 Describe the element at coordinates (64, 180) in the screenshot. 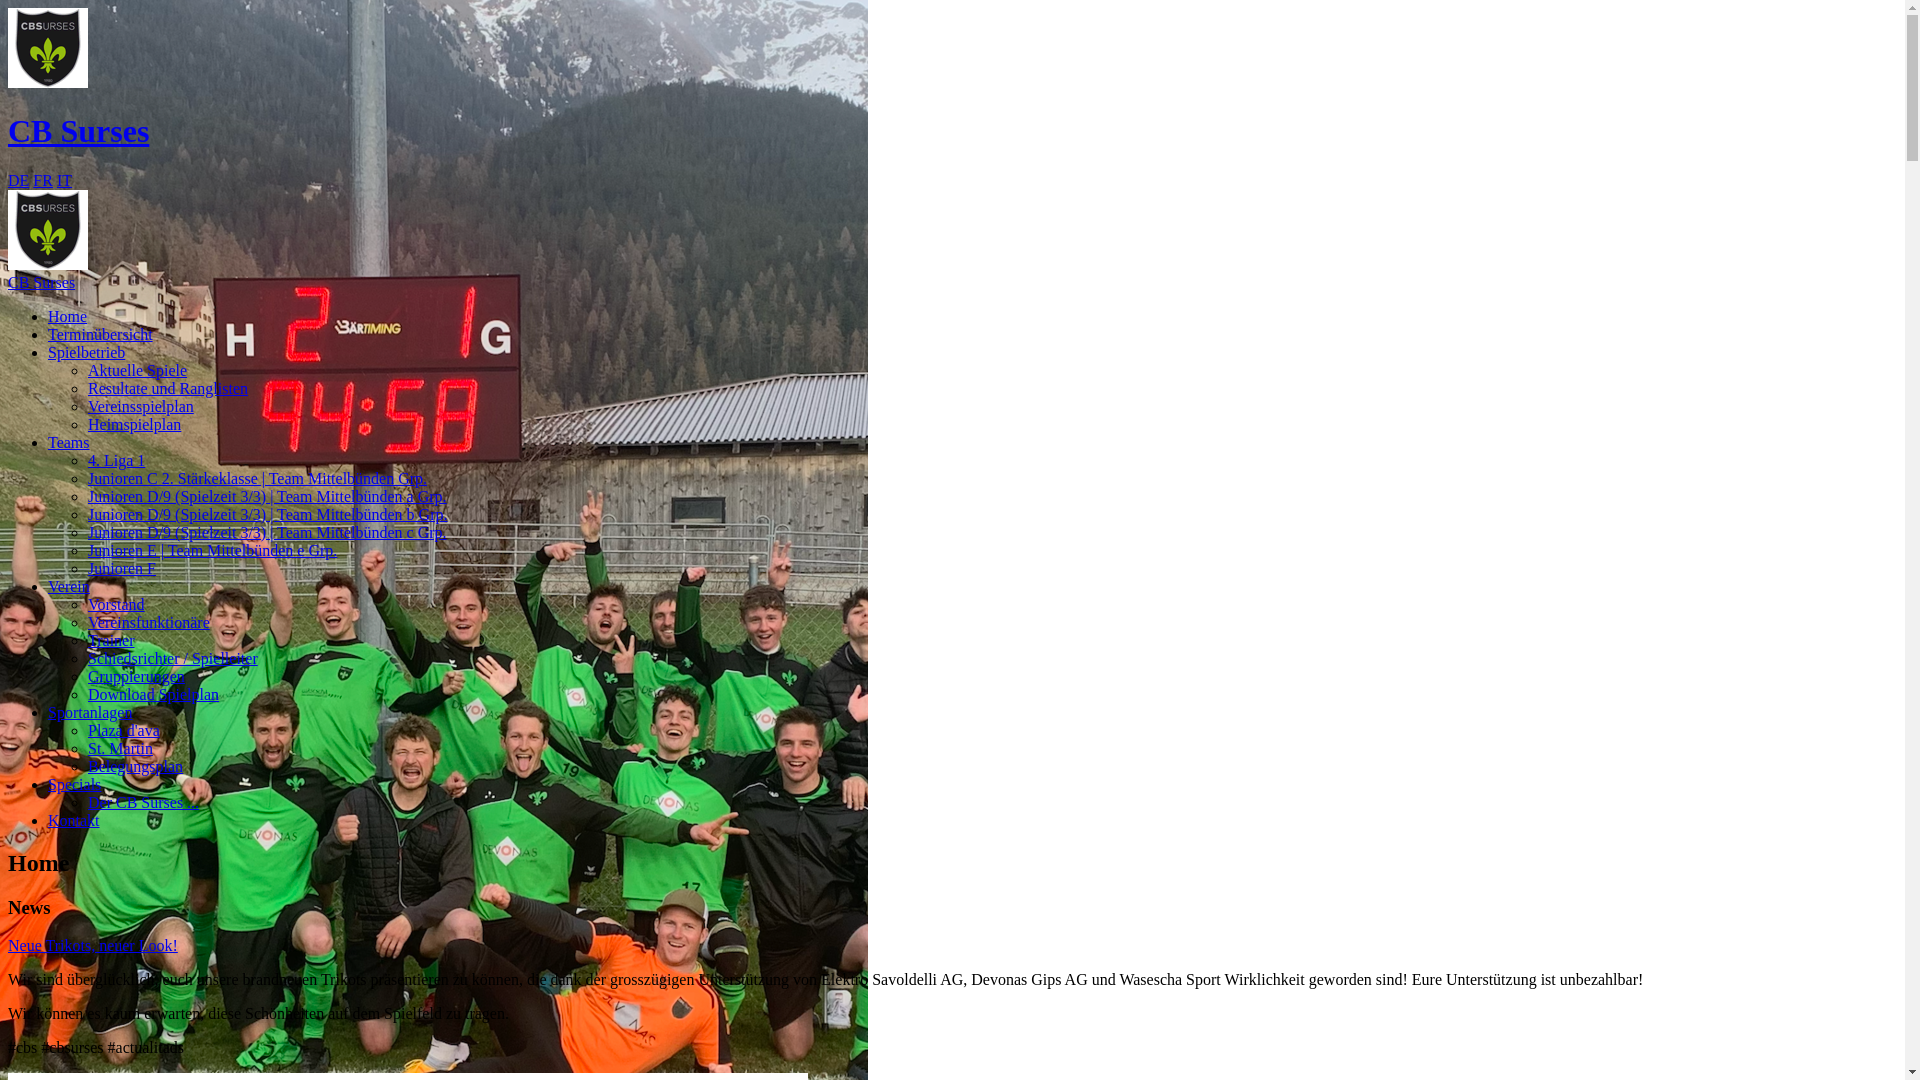

I see `'IT'` at that location.